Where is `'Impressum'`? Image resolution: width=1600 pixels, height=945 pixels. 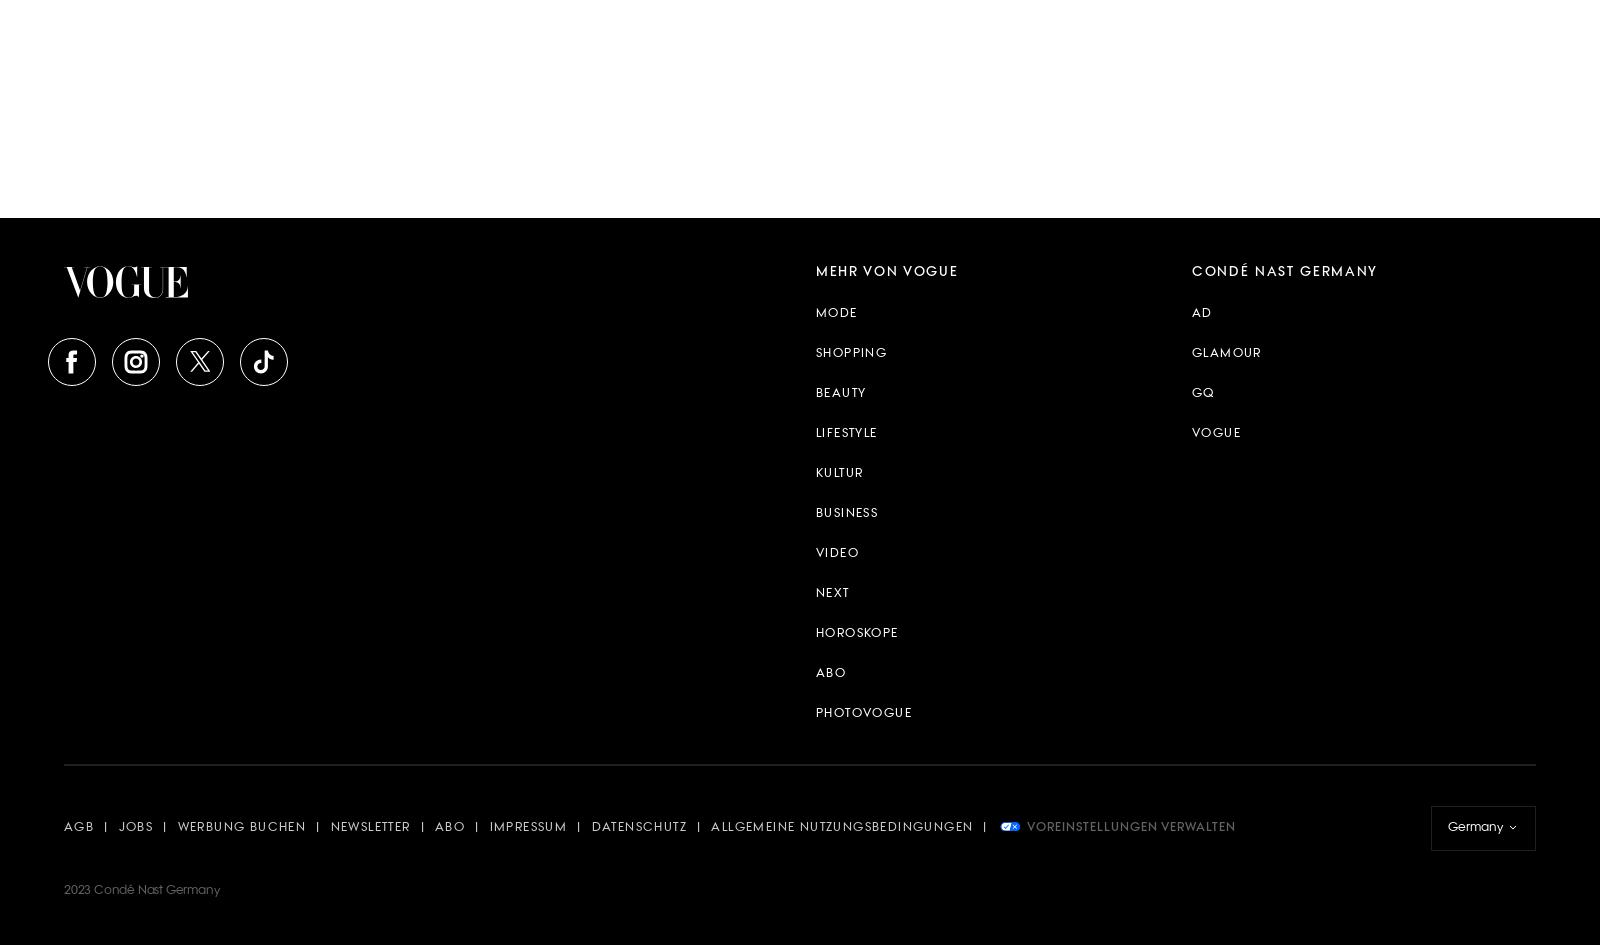 'Impressum' is located at coordinates (527, 828).